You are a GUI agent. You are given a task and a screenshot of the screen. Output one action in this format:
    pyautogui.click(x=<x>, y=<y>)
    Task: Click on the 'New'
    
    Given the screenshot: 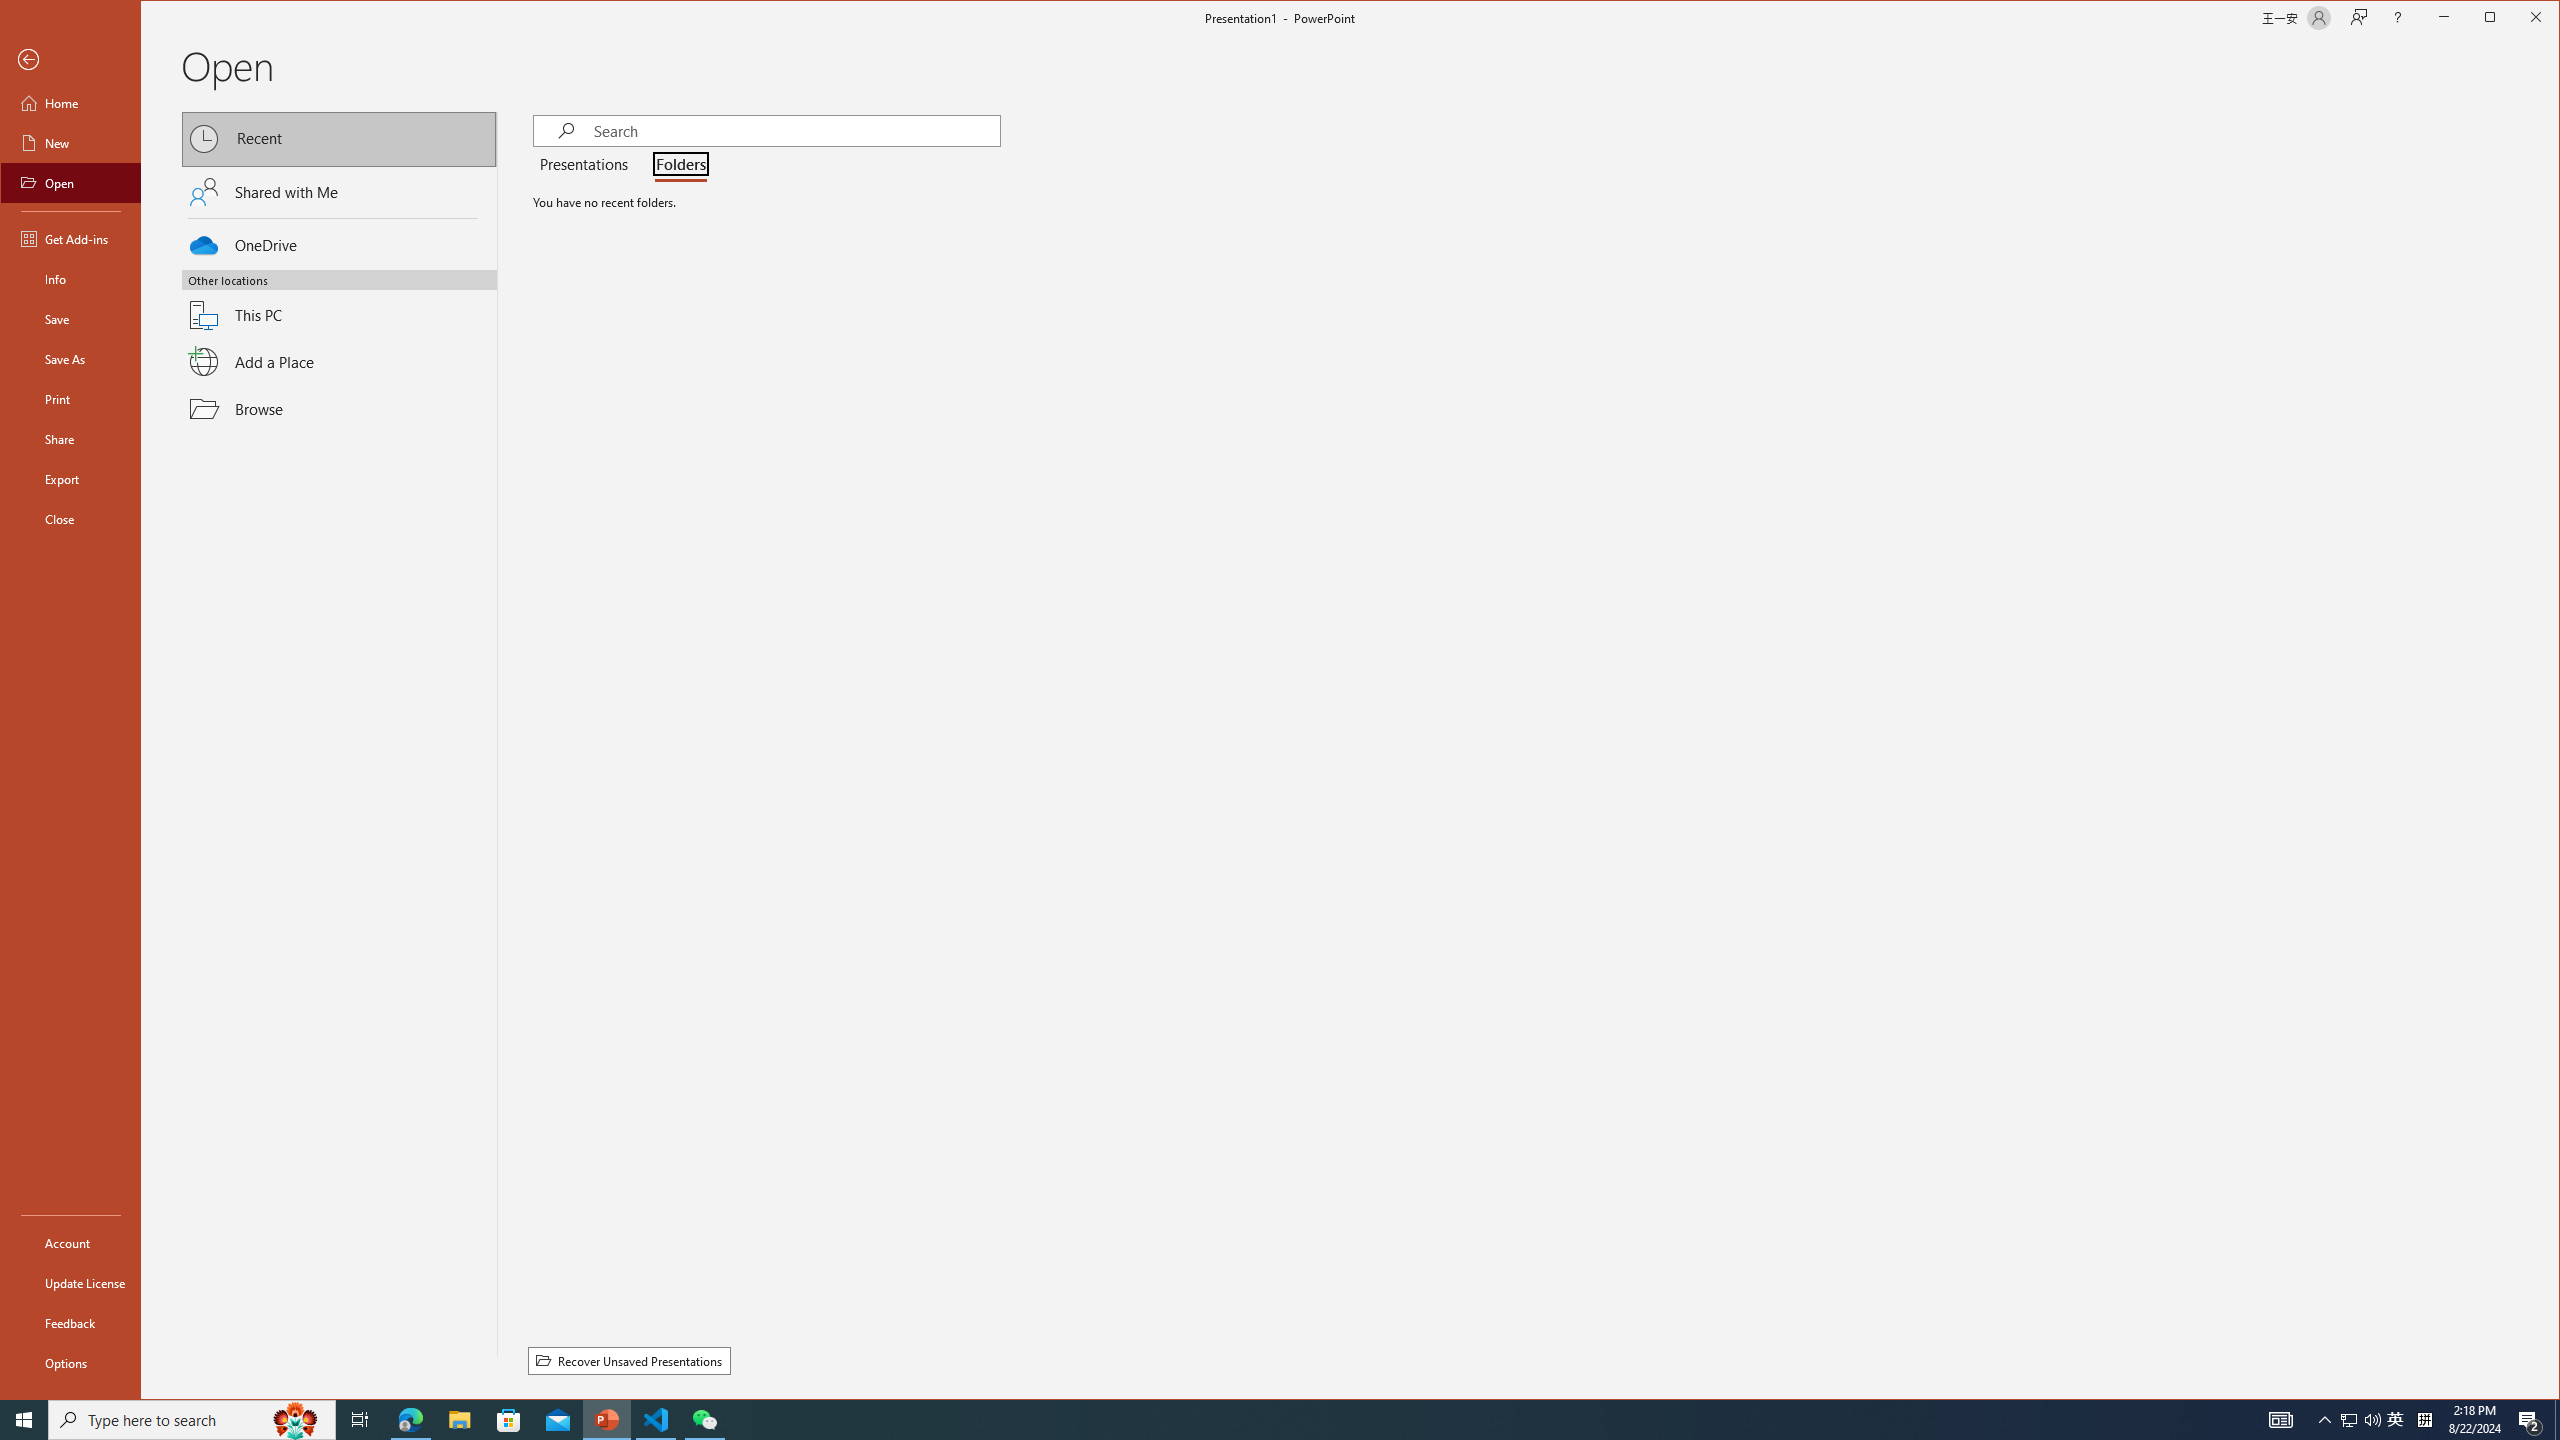 What is the action you would take?
    pyautogui.click(x=69, y=141)
    